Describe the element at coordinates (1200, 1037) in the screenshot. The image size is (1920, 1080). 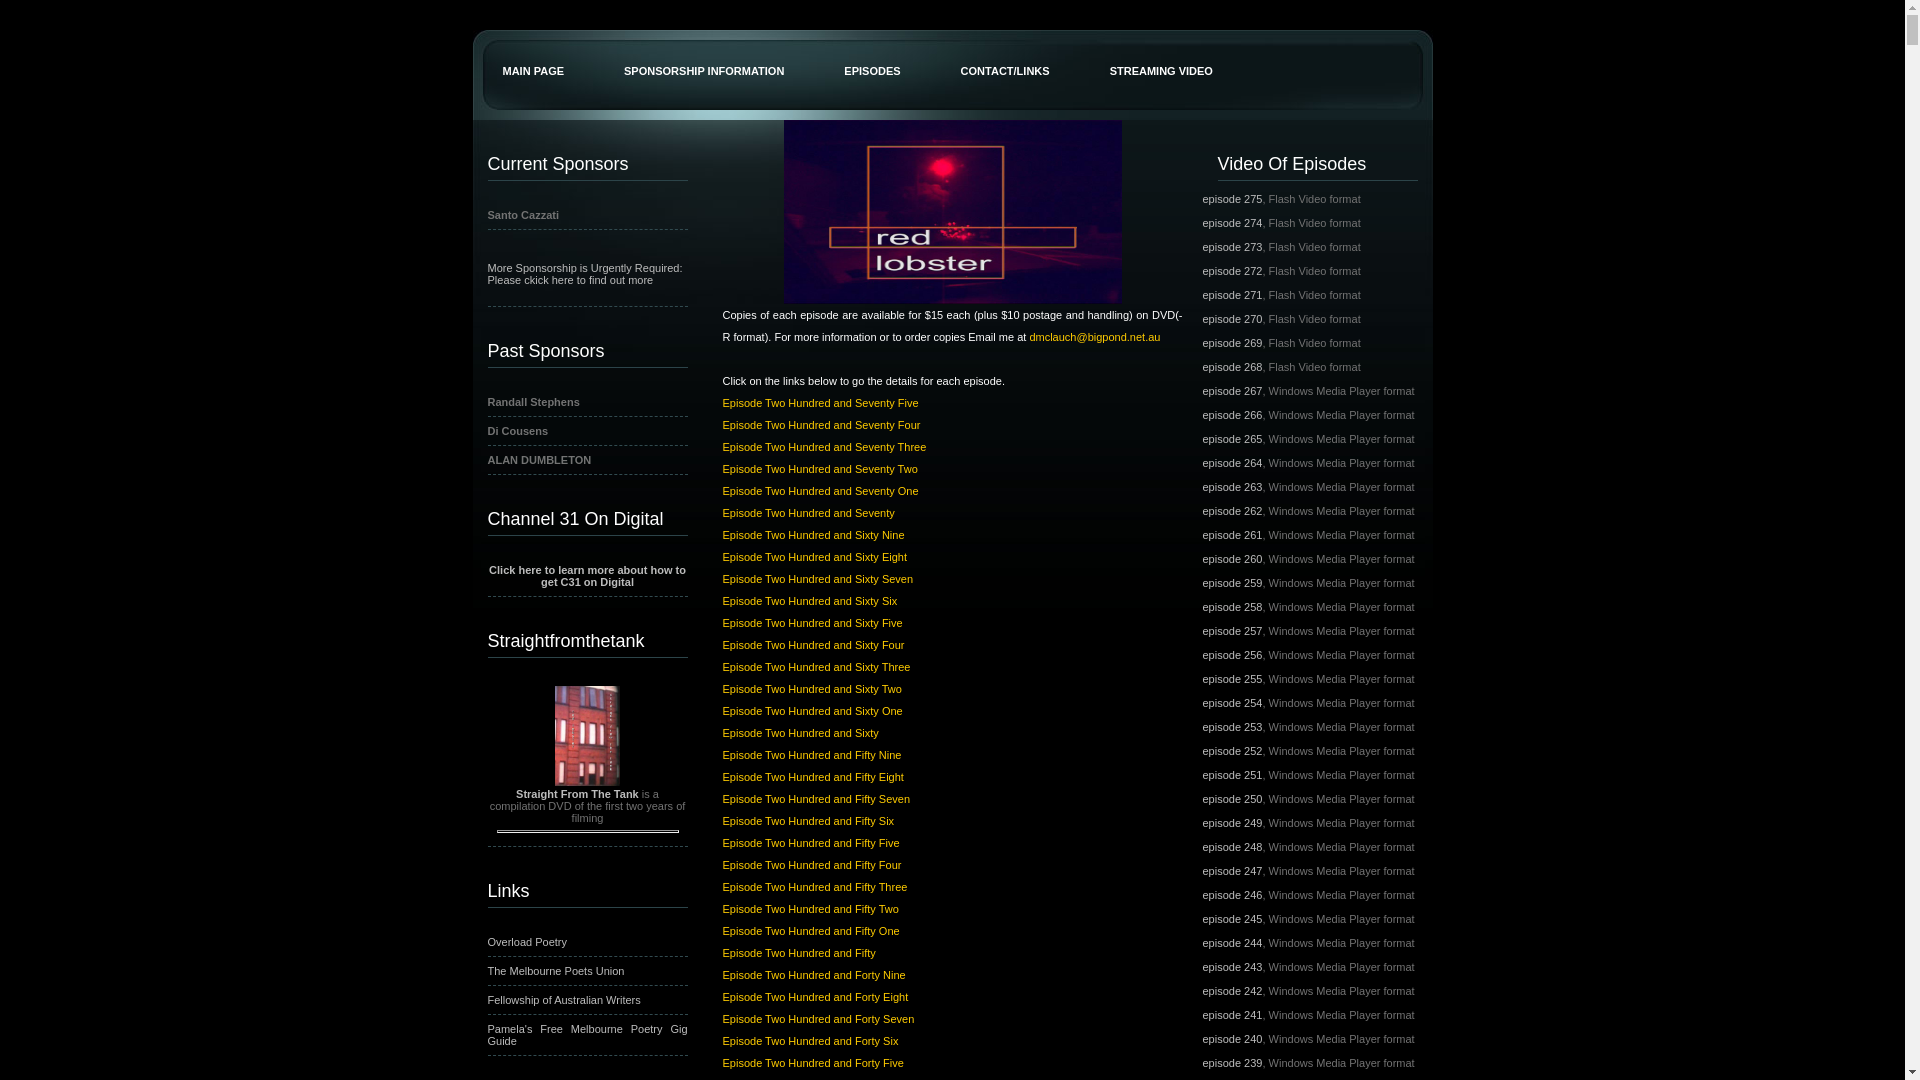
I see `'episode 240'` at that location.